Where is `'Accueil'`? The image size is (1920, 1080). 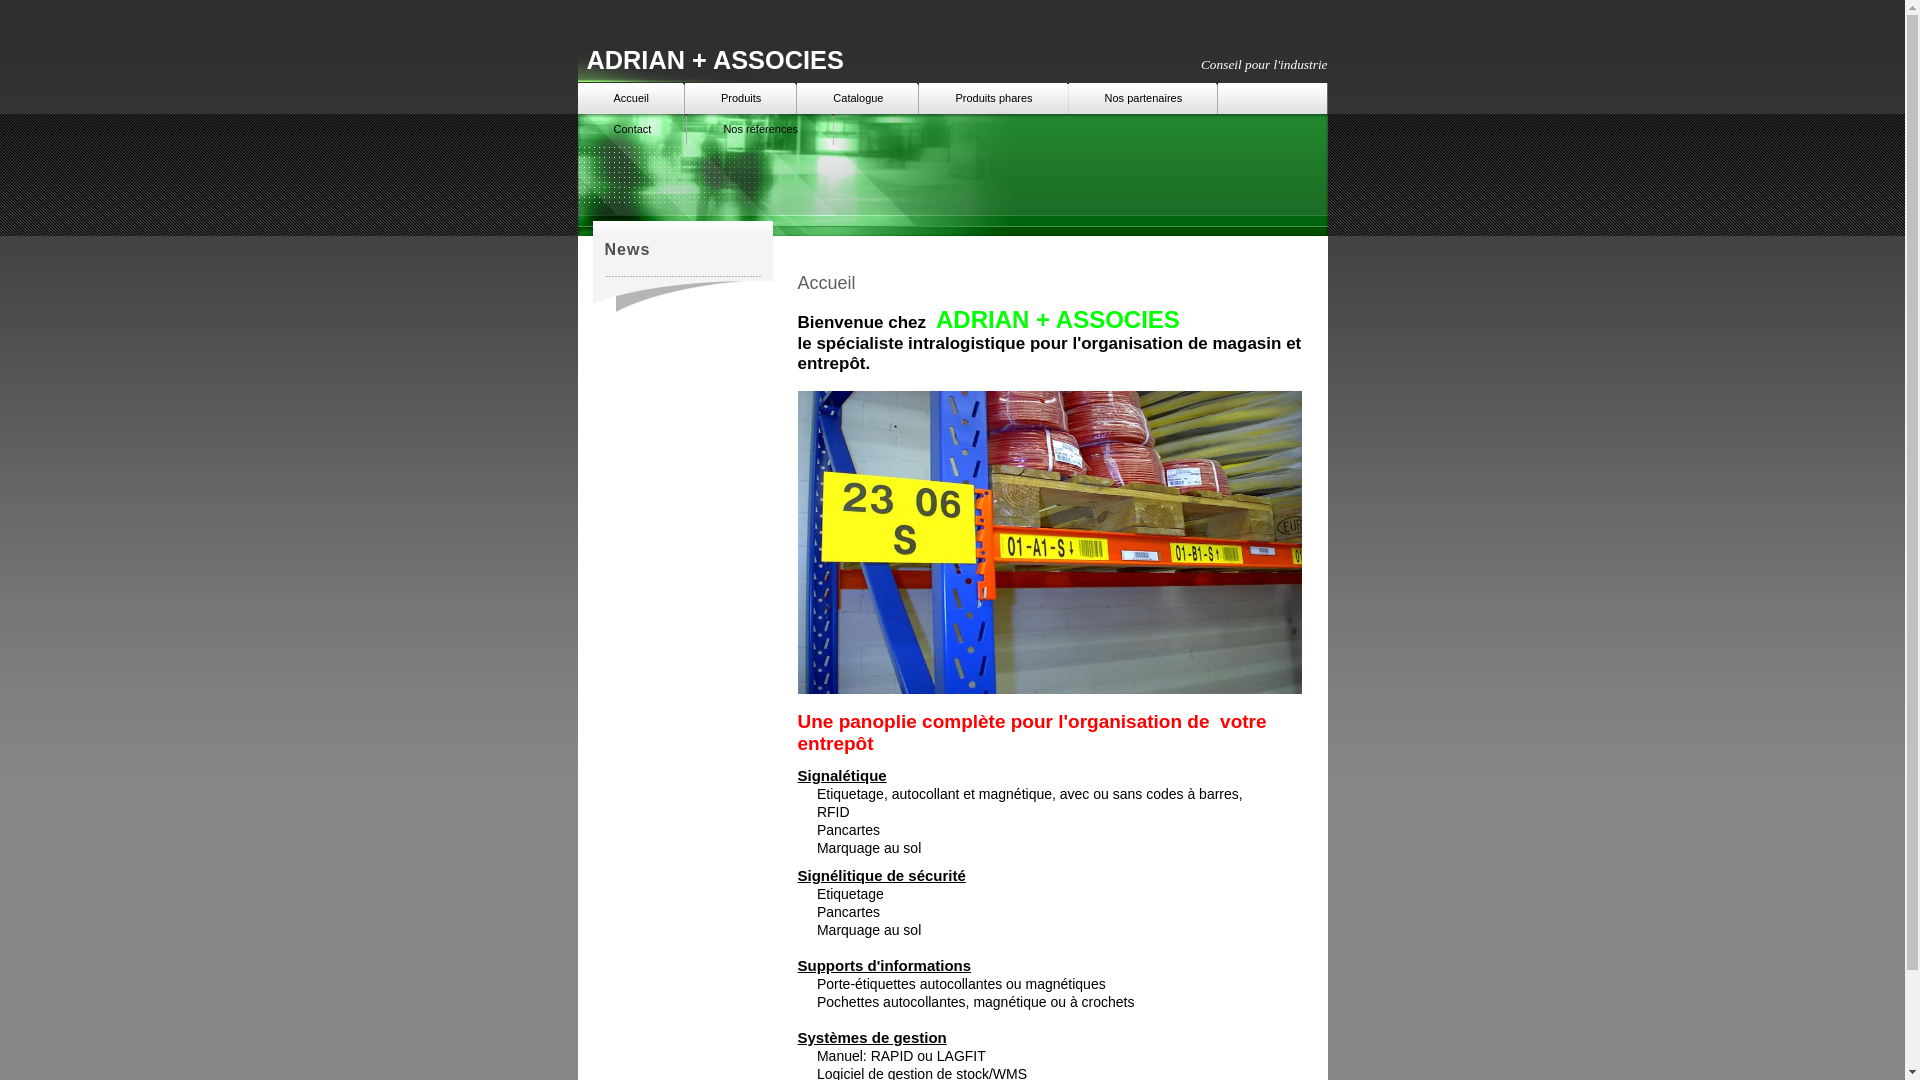 'Accueil' is located at coordinates (630, 97).